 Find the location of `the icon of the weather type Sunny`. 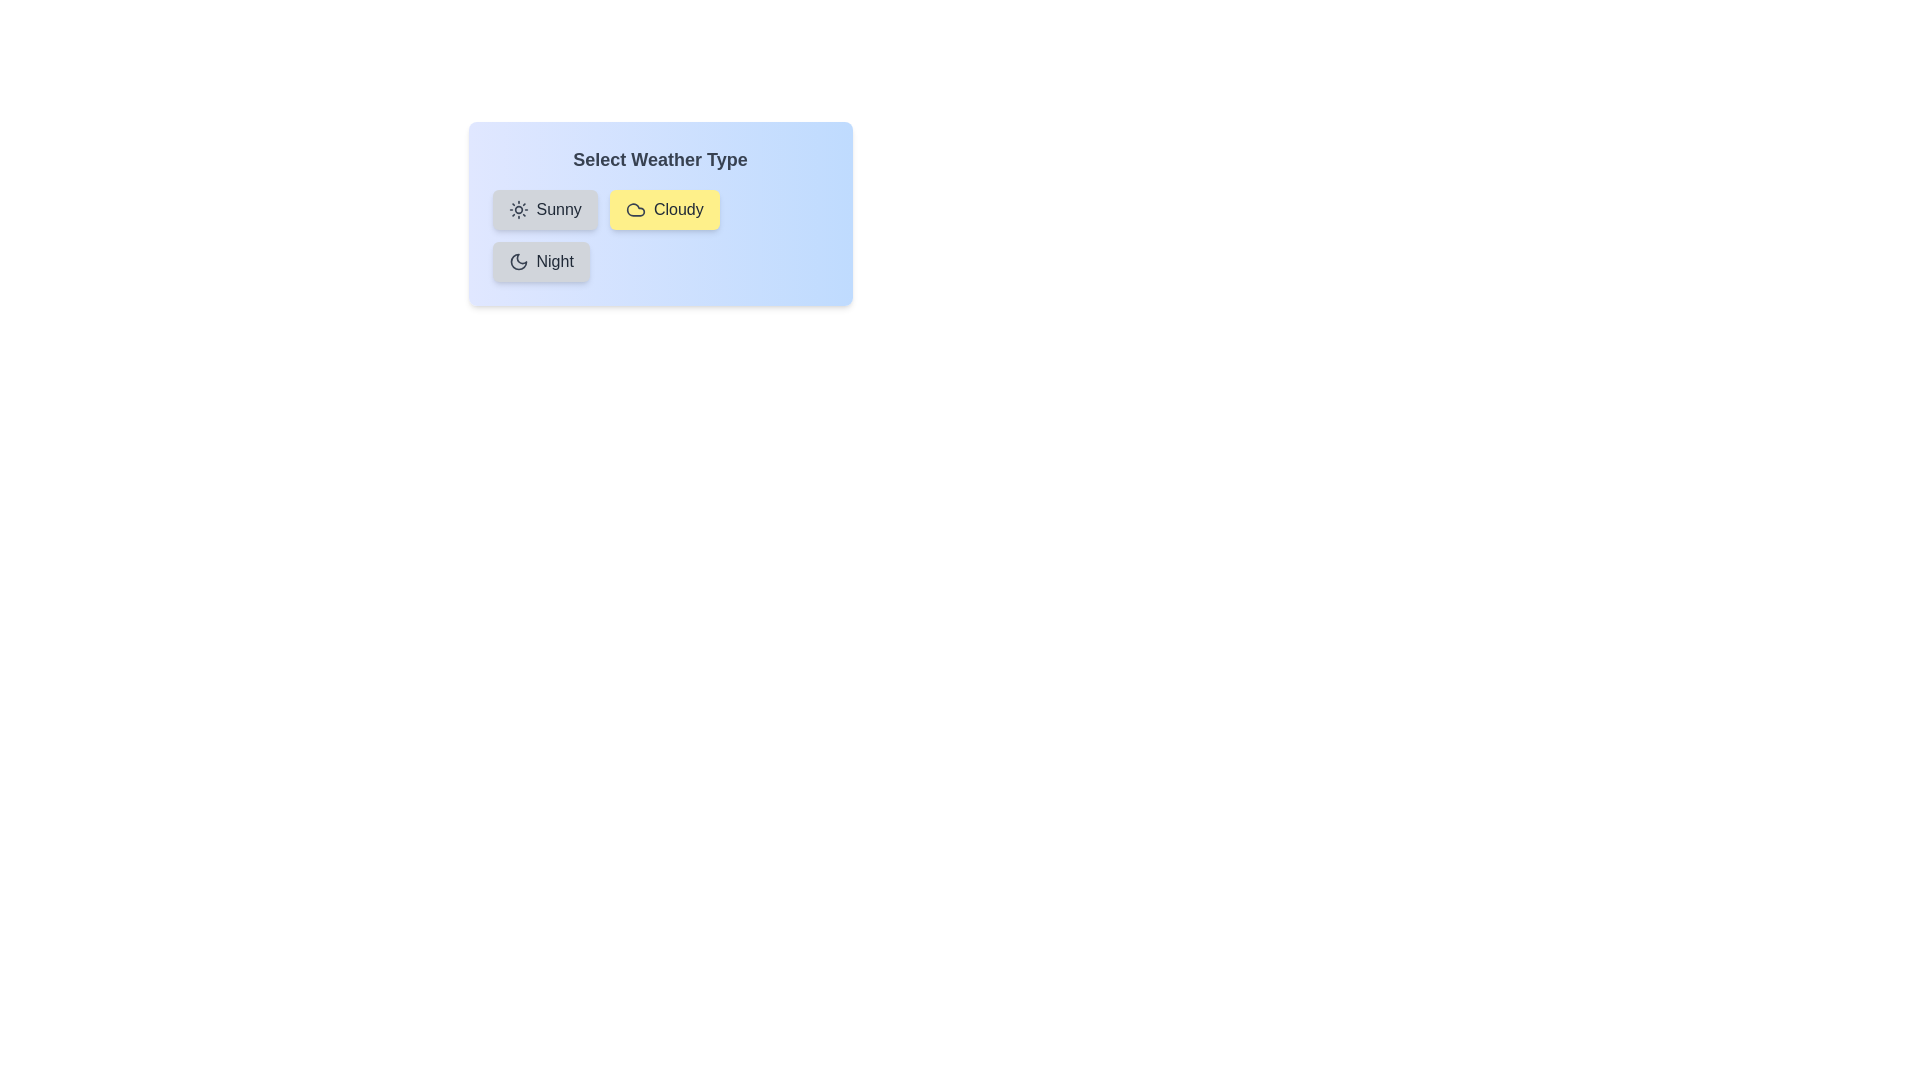

the icon of the weather type Sunny is located at coordinates (518, 209).